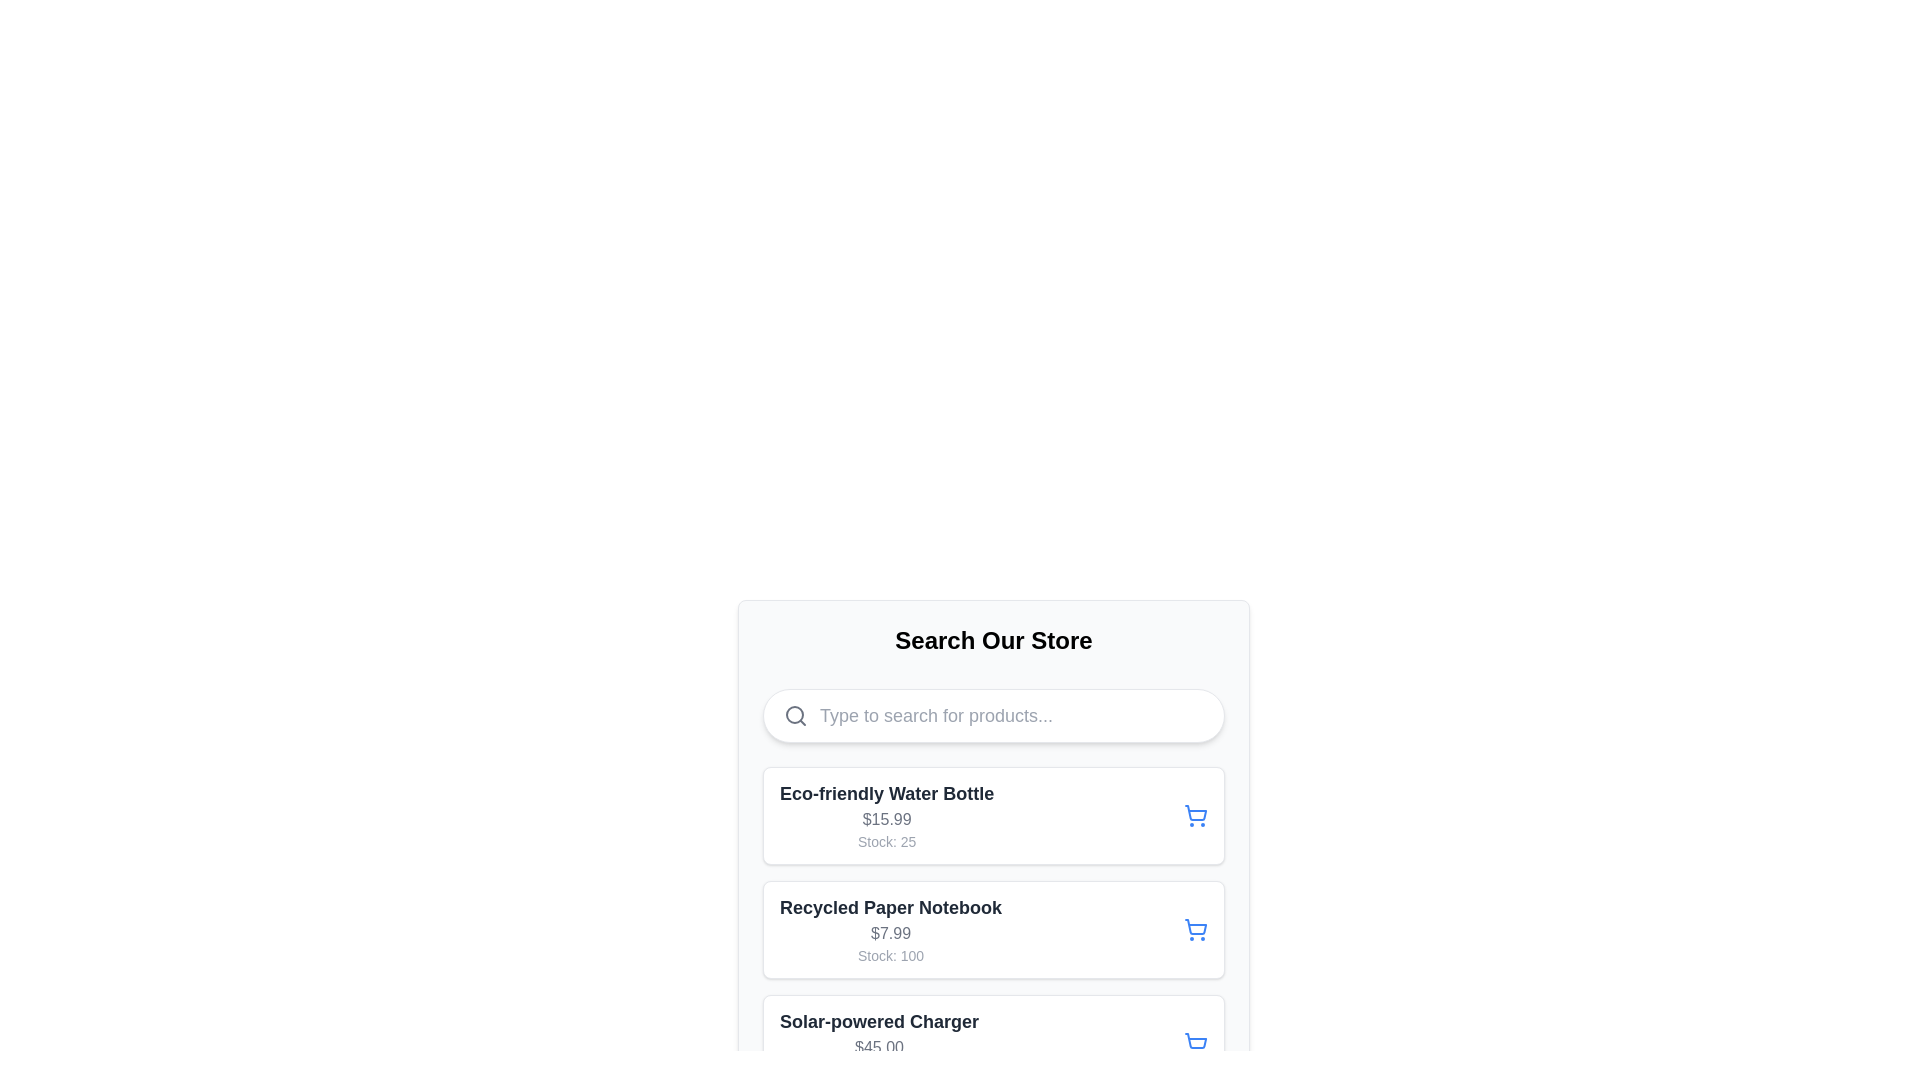 This screenshot has height=1080, width=1920. Describe the element at coordinates (795, 715) in the screenshot. I see `the gray outlined magnifying glass icon located before the input field in the search bar` at that location.